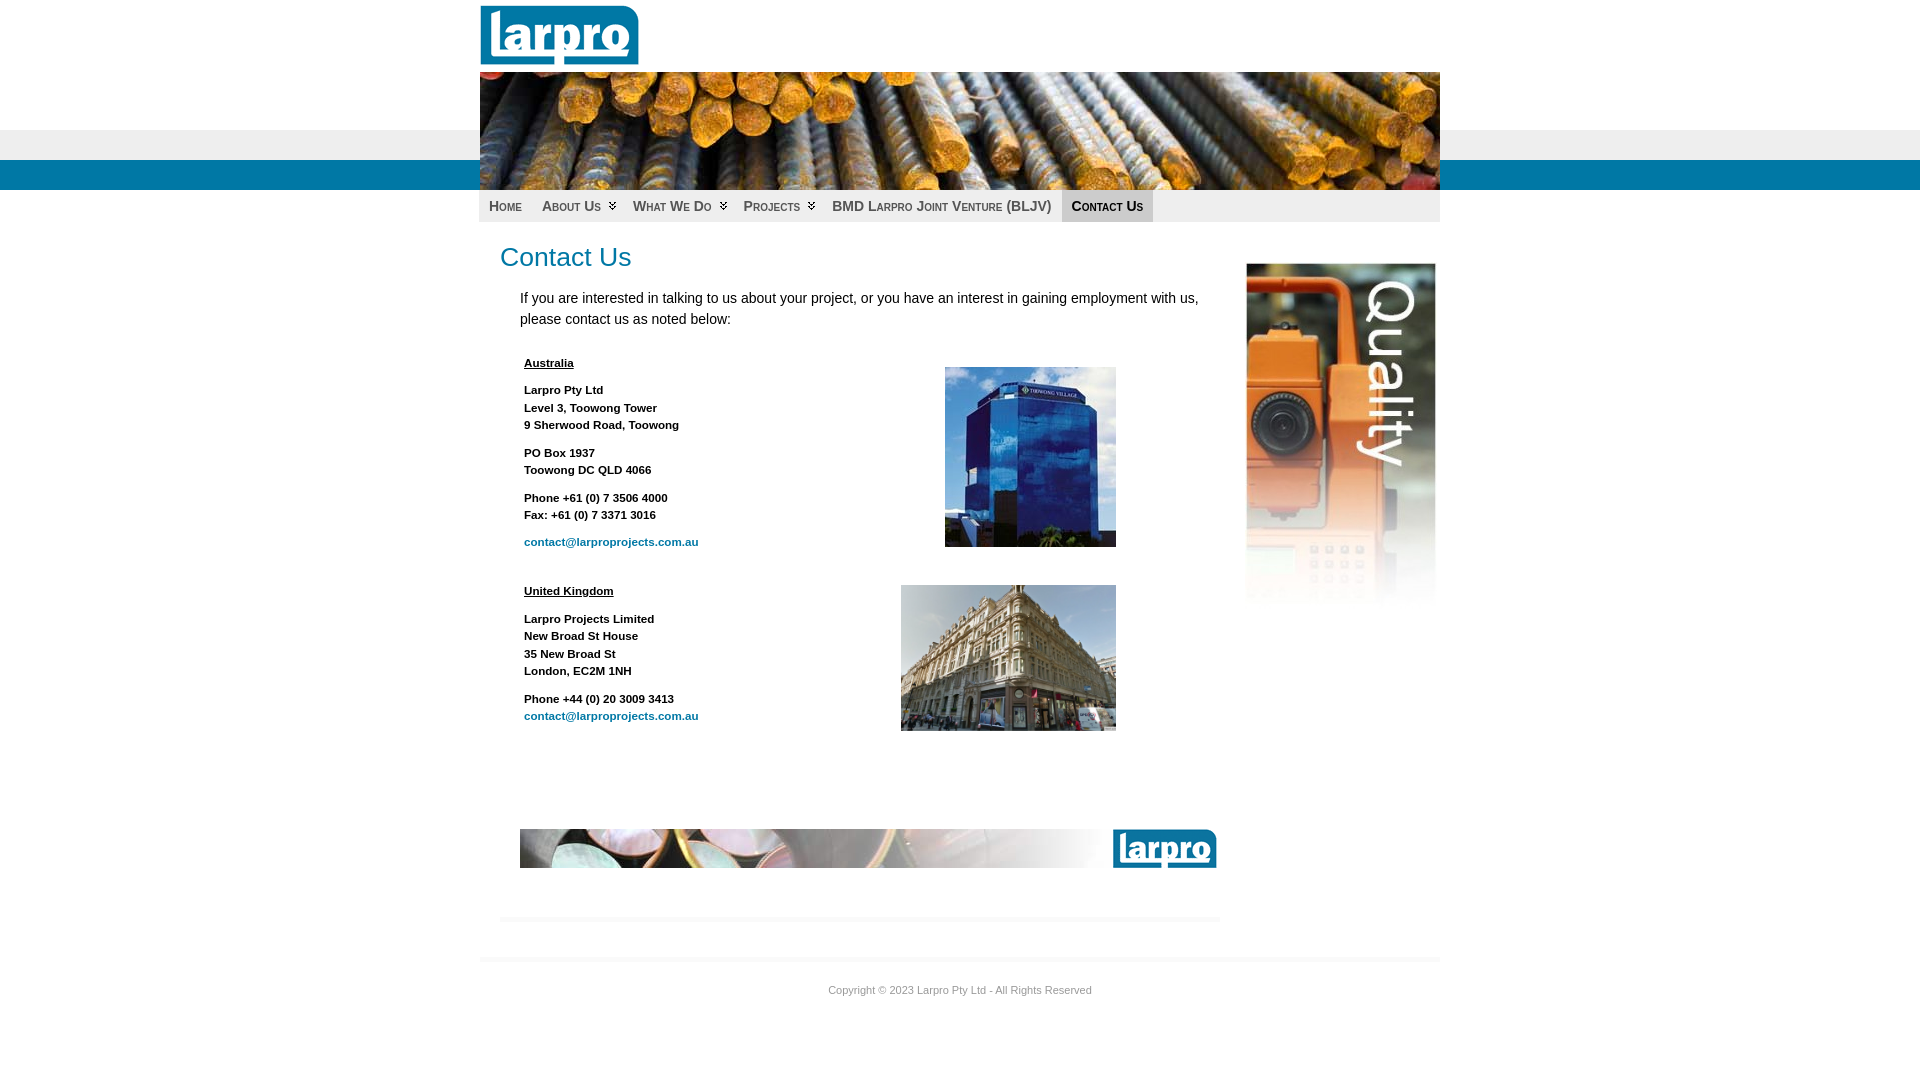  I want to click on 'What We Do', so click(622, 205).